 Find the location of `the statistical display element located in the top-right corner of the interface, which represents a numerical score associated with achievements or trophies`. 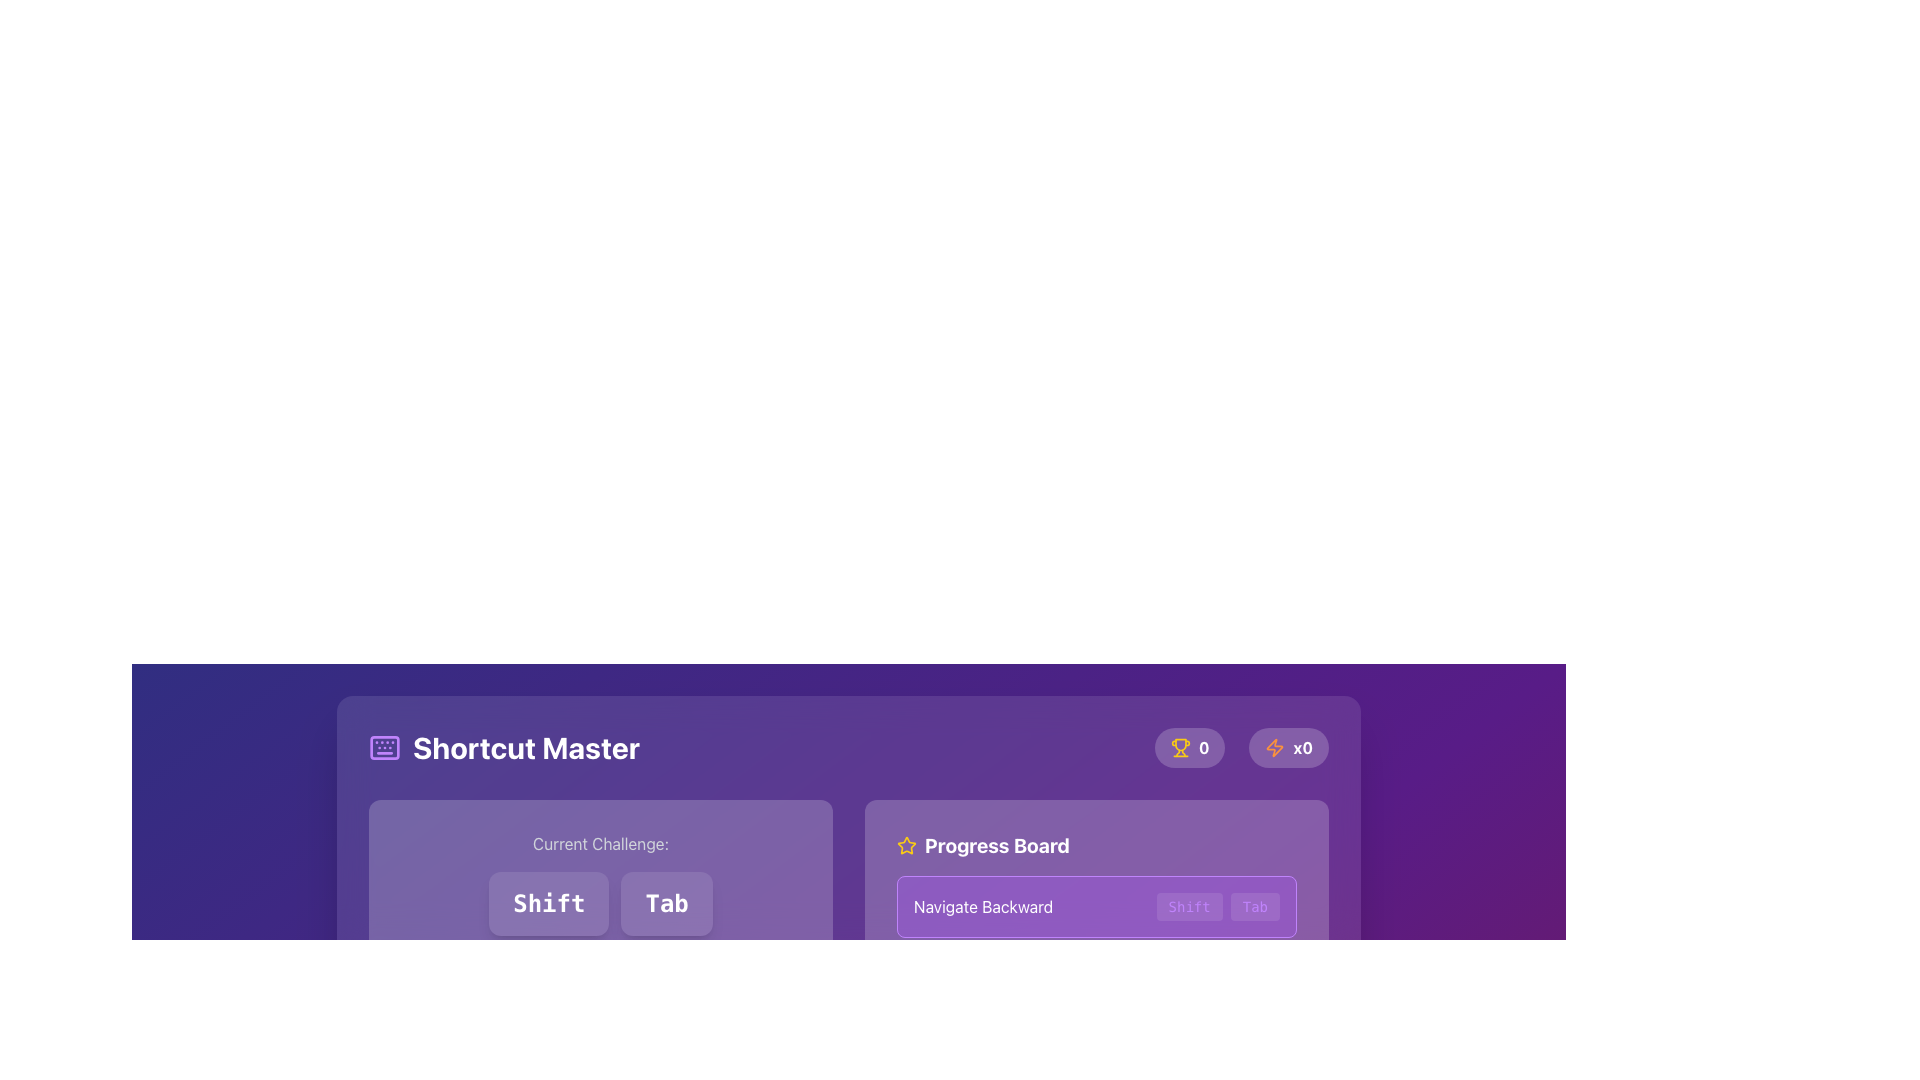

the statistical display element located in the top-right corner of the interface, which represents a numerical score associated with achievements or trophies is located at coordinates (1190, 748).